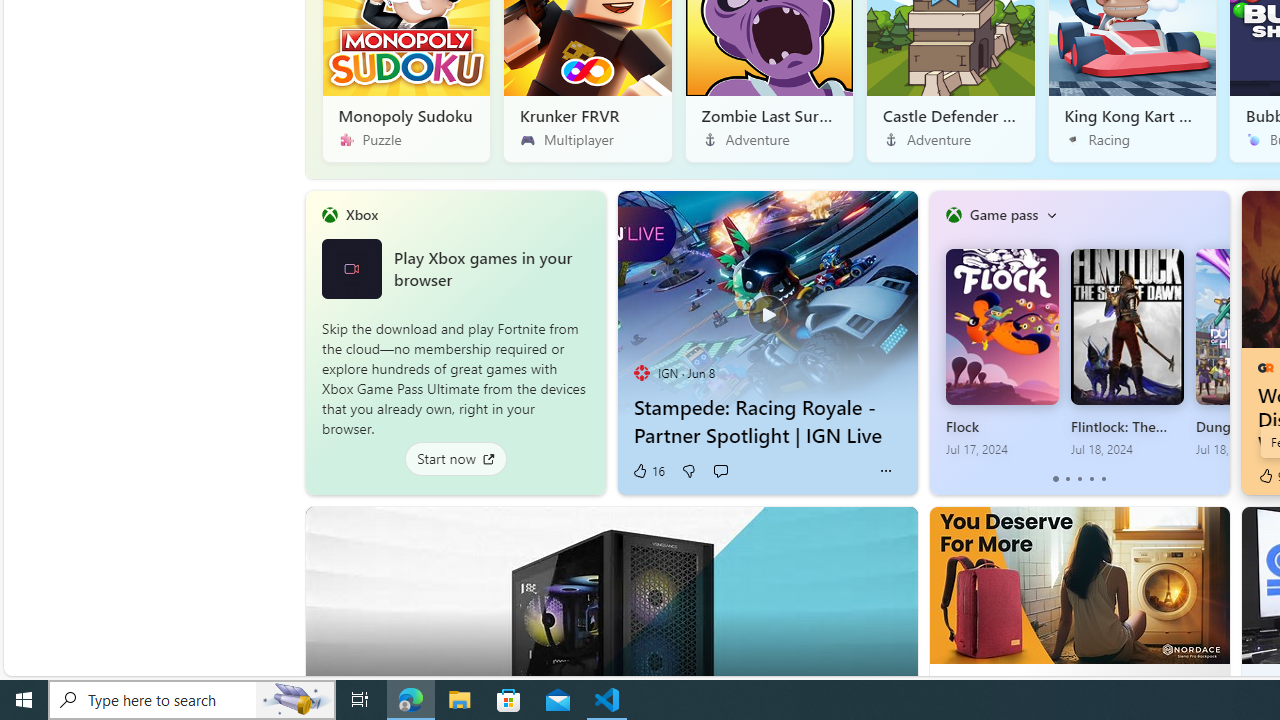  I want to click on 'GameRant', so click(1264, 367).